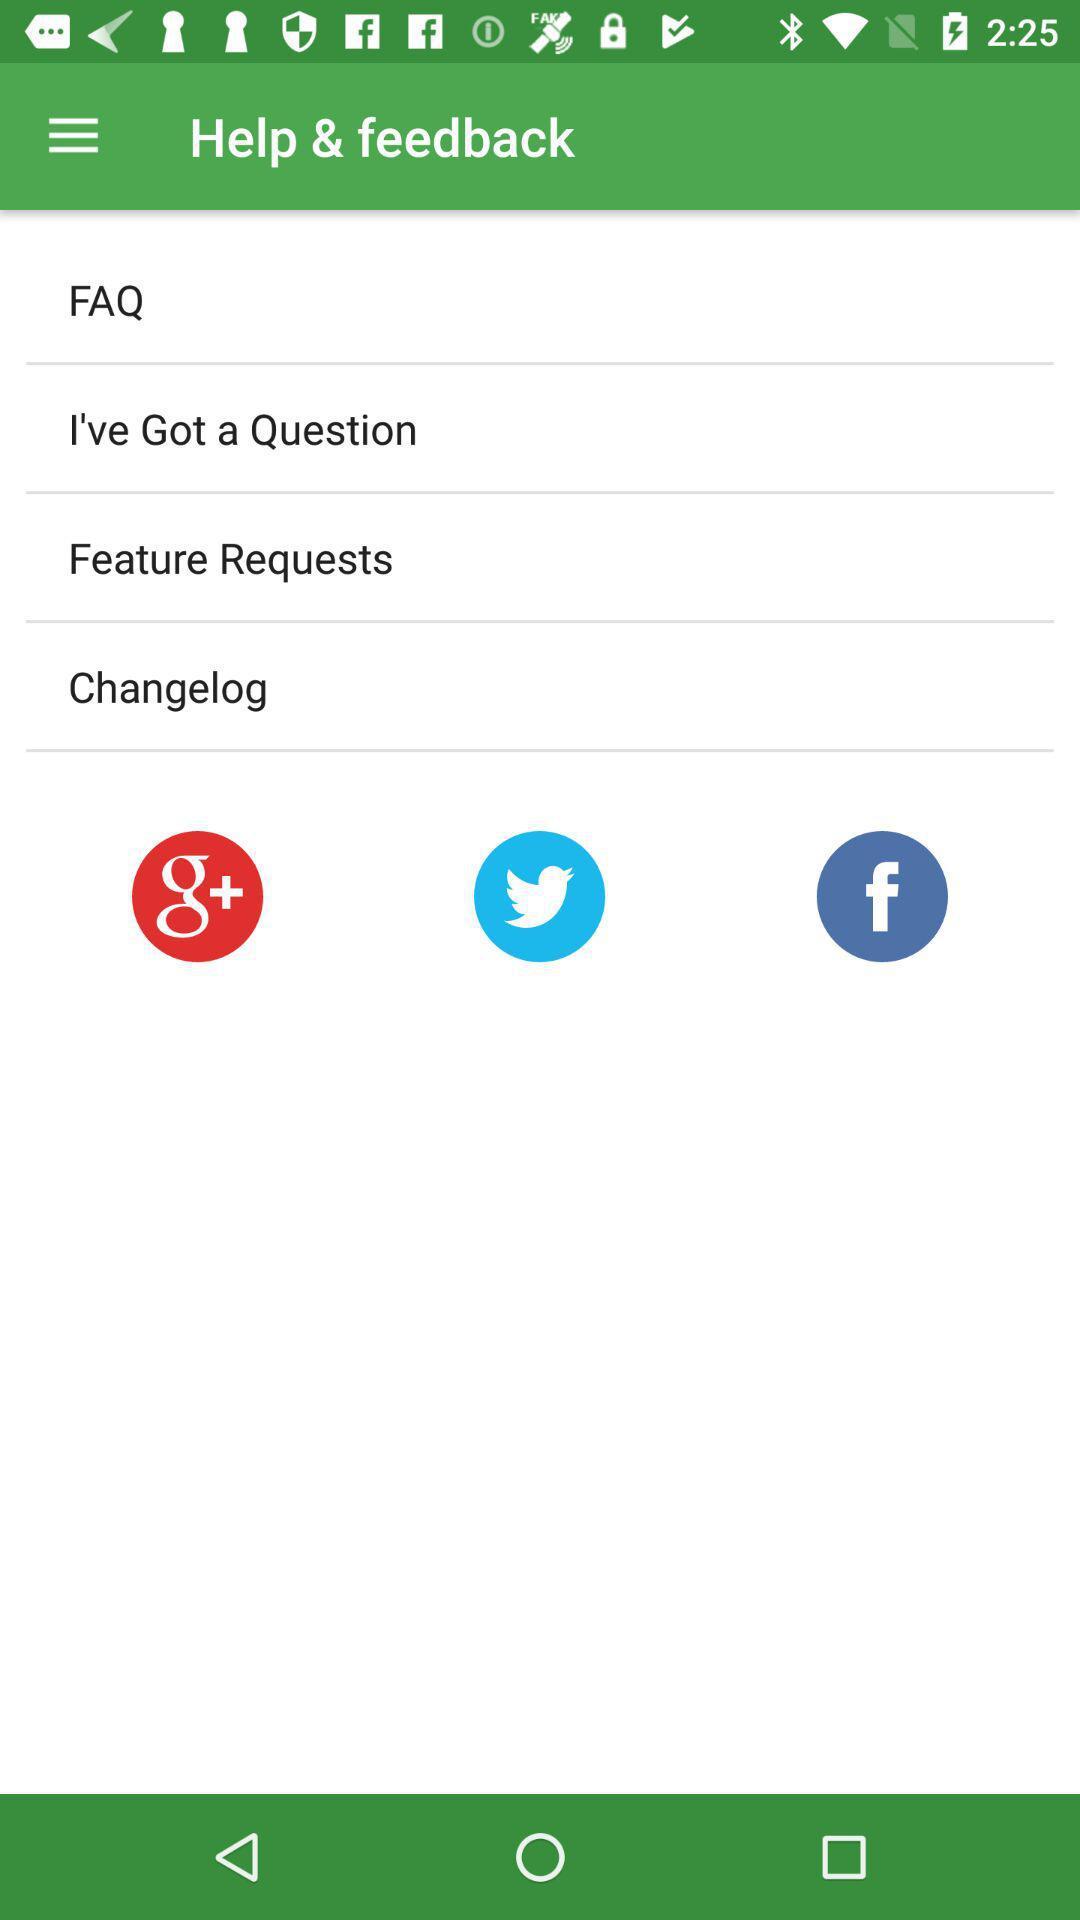 This screenshot has width=1080, height=1920. What do you see at coordinates (538, 895) in the screenshot?
I see `share on twitter` at bounding box center [538, 895].